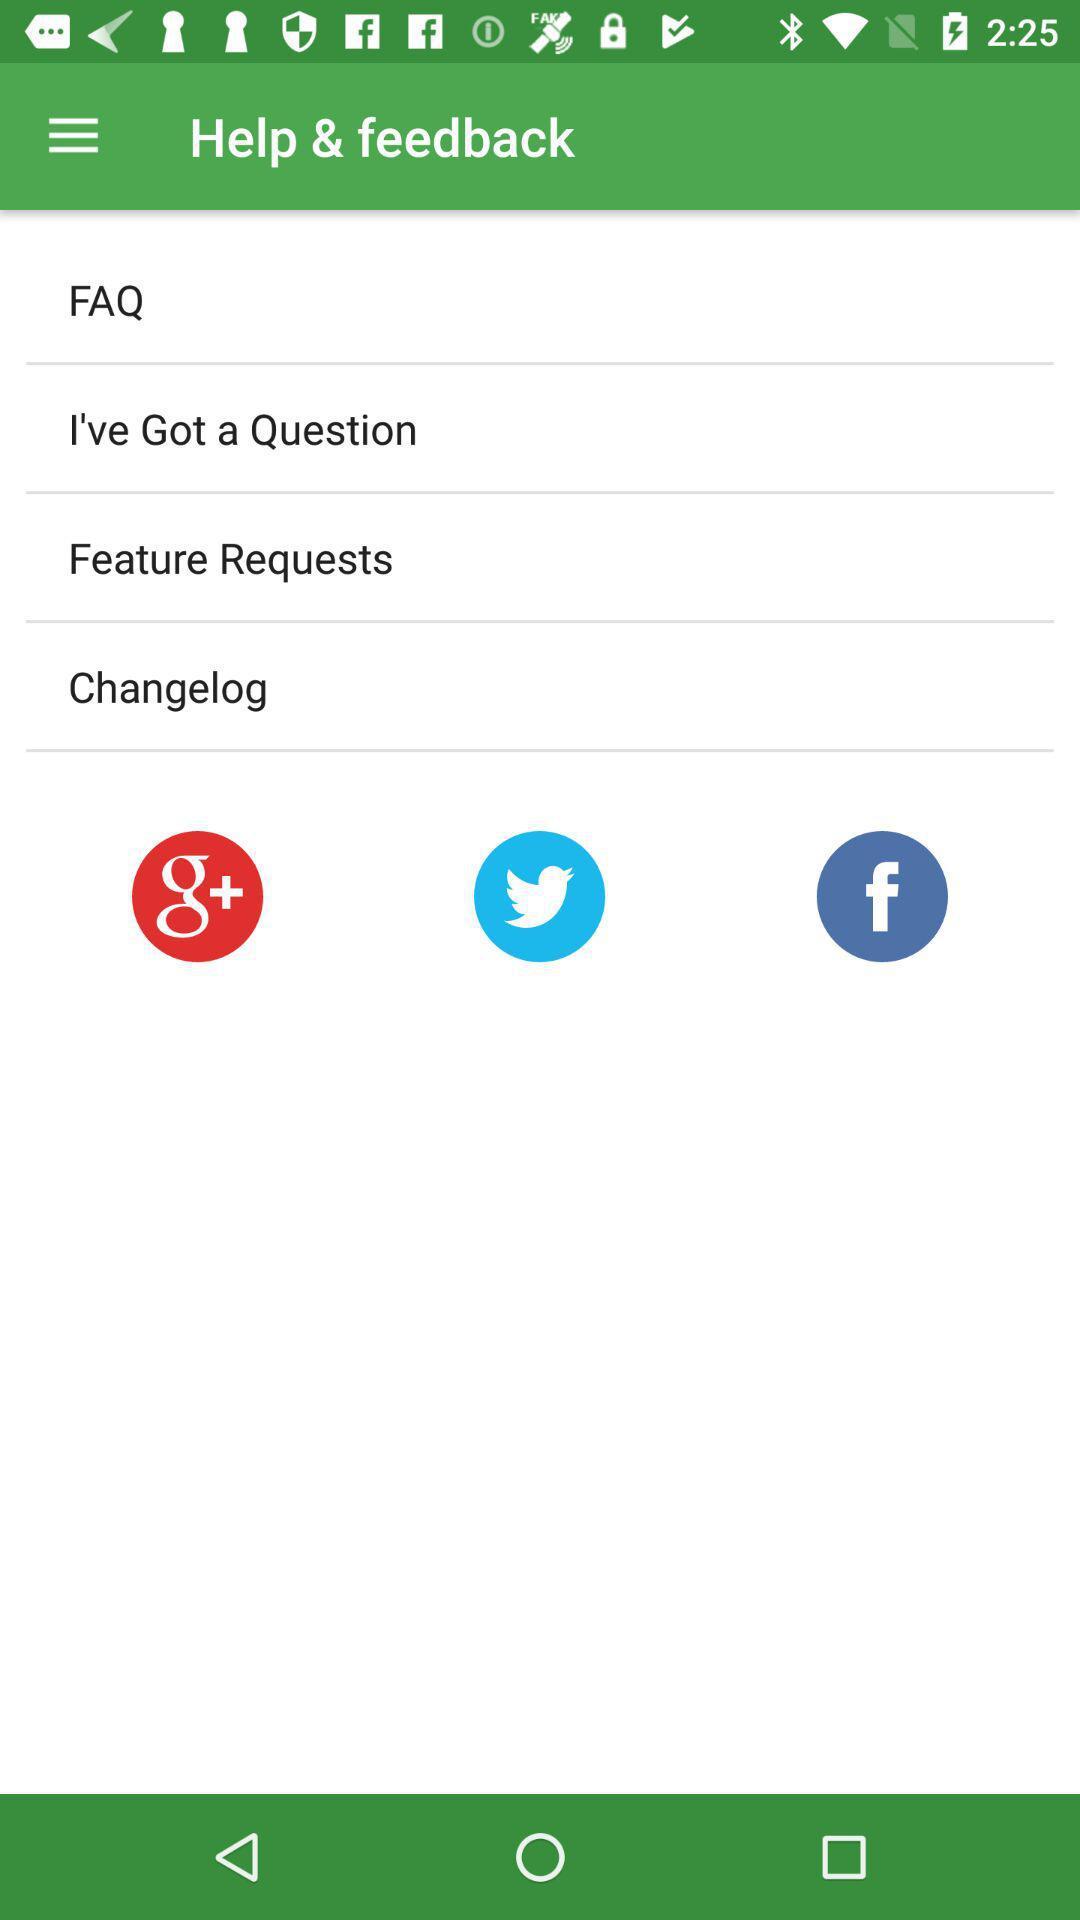 This screenshot has width=1080, height=1920. What do you see at coordinates (538, 895) in the screenshot?
I see `share on twitter` at bounding box center [538, 895].